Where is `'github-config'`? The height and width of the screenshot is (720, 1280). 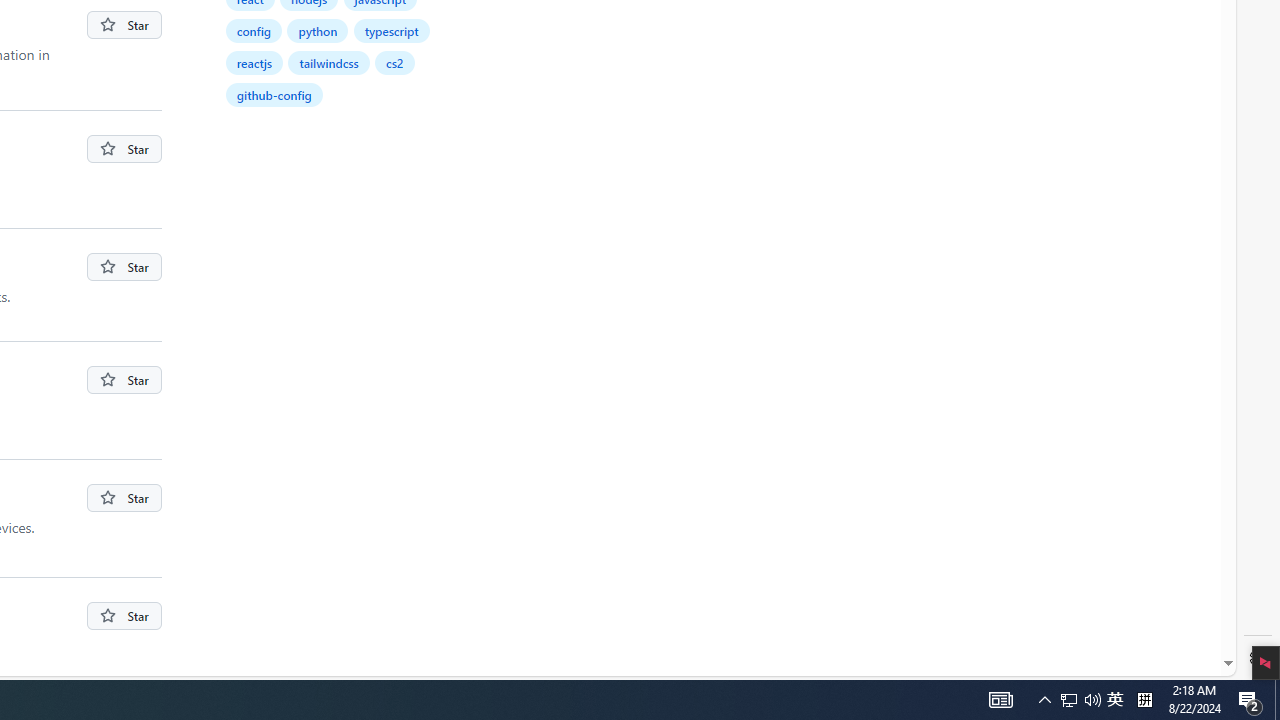
'github-config' is located at coordinates (272, 95).